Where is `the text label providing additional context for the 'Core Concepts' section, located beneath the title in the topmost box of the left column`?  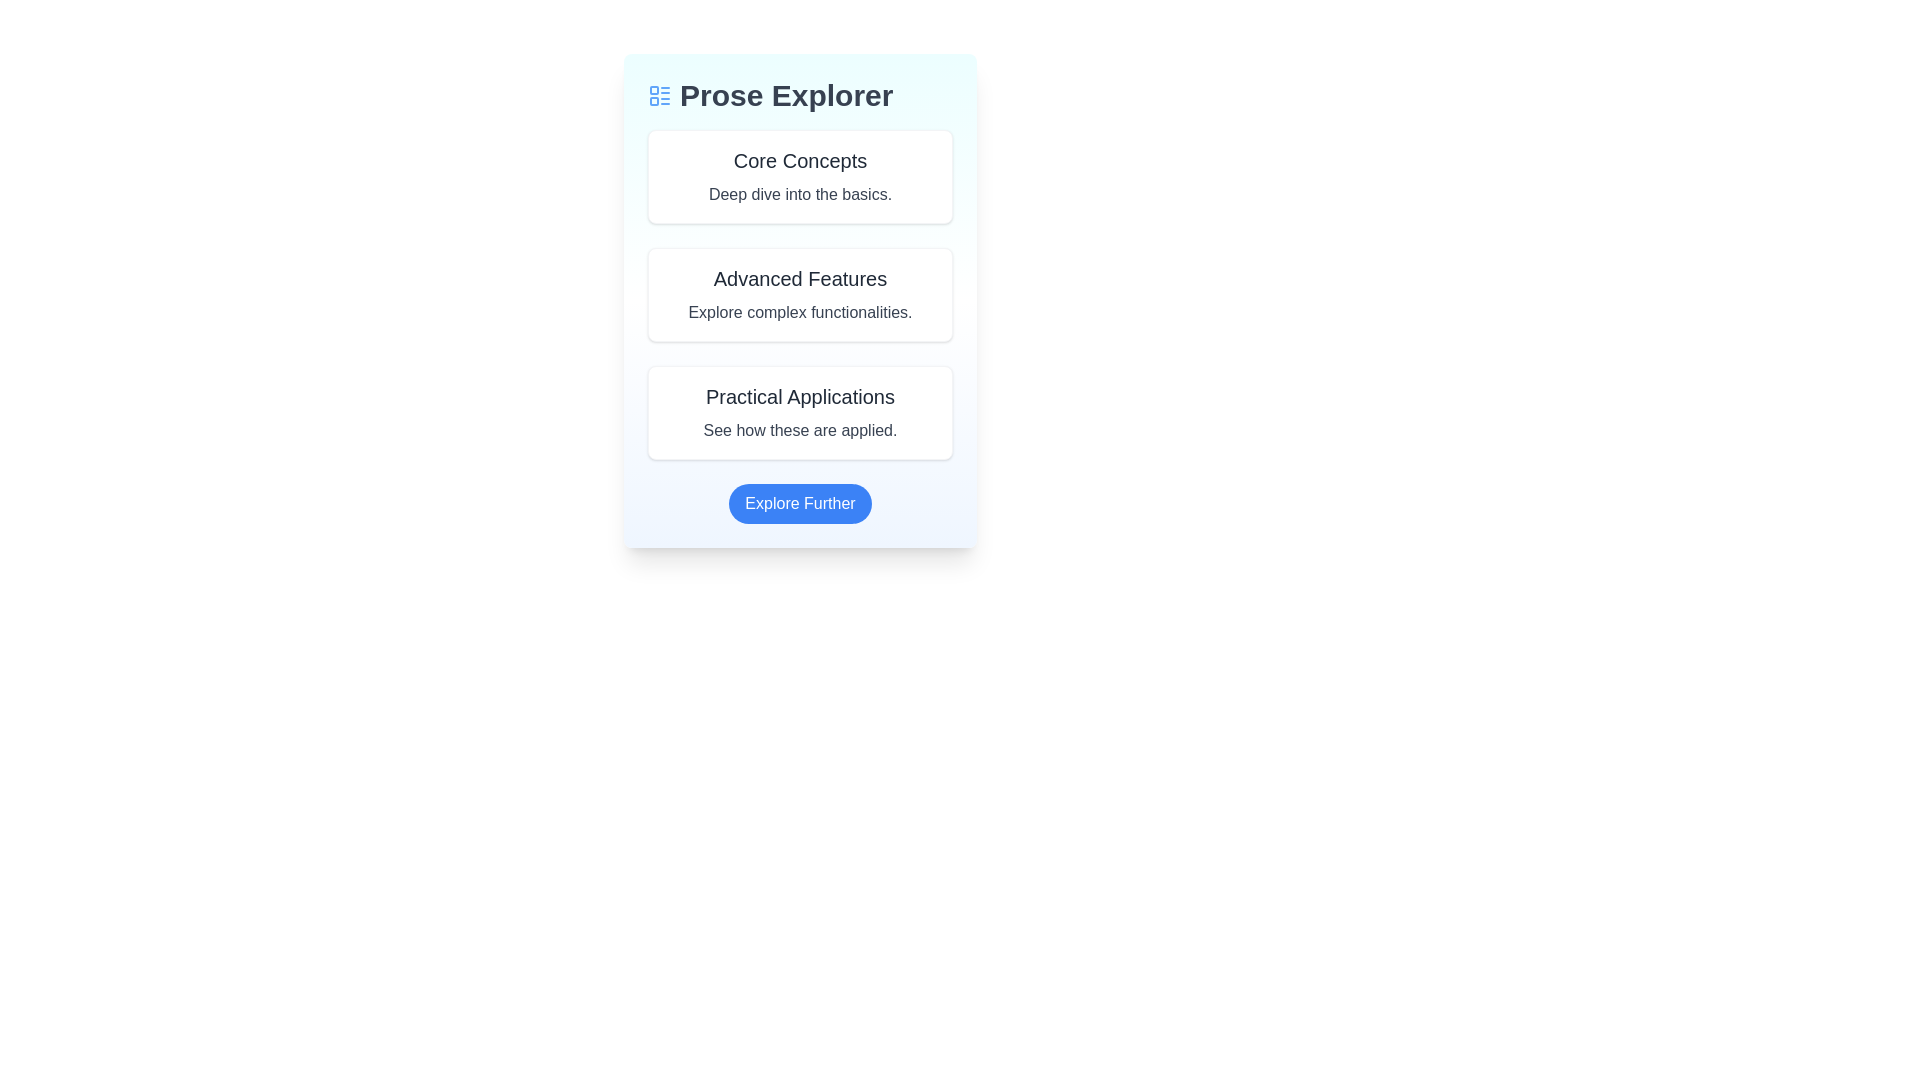
the text label providing additional context for the 'Core Concepts' section, located beneath the title in the topmost box of the left column is located at coordinates (800, 195).